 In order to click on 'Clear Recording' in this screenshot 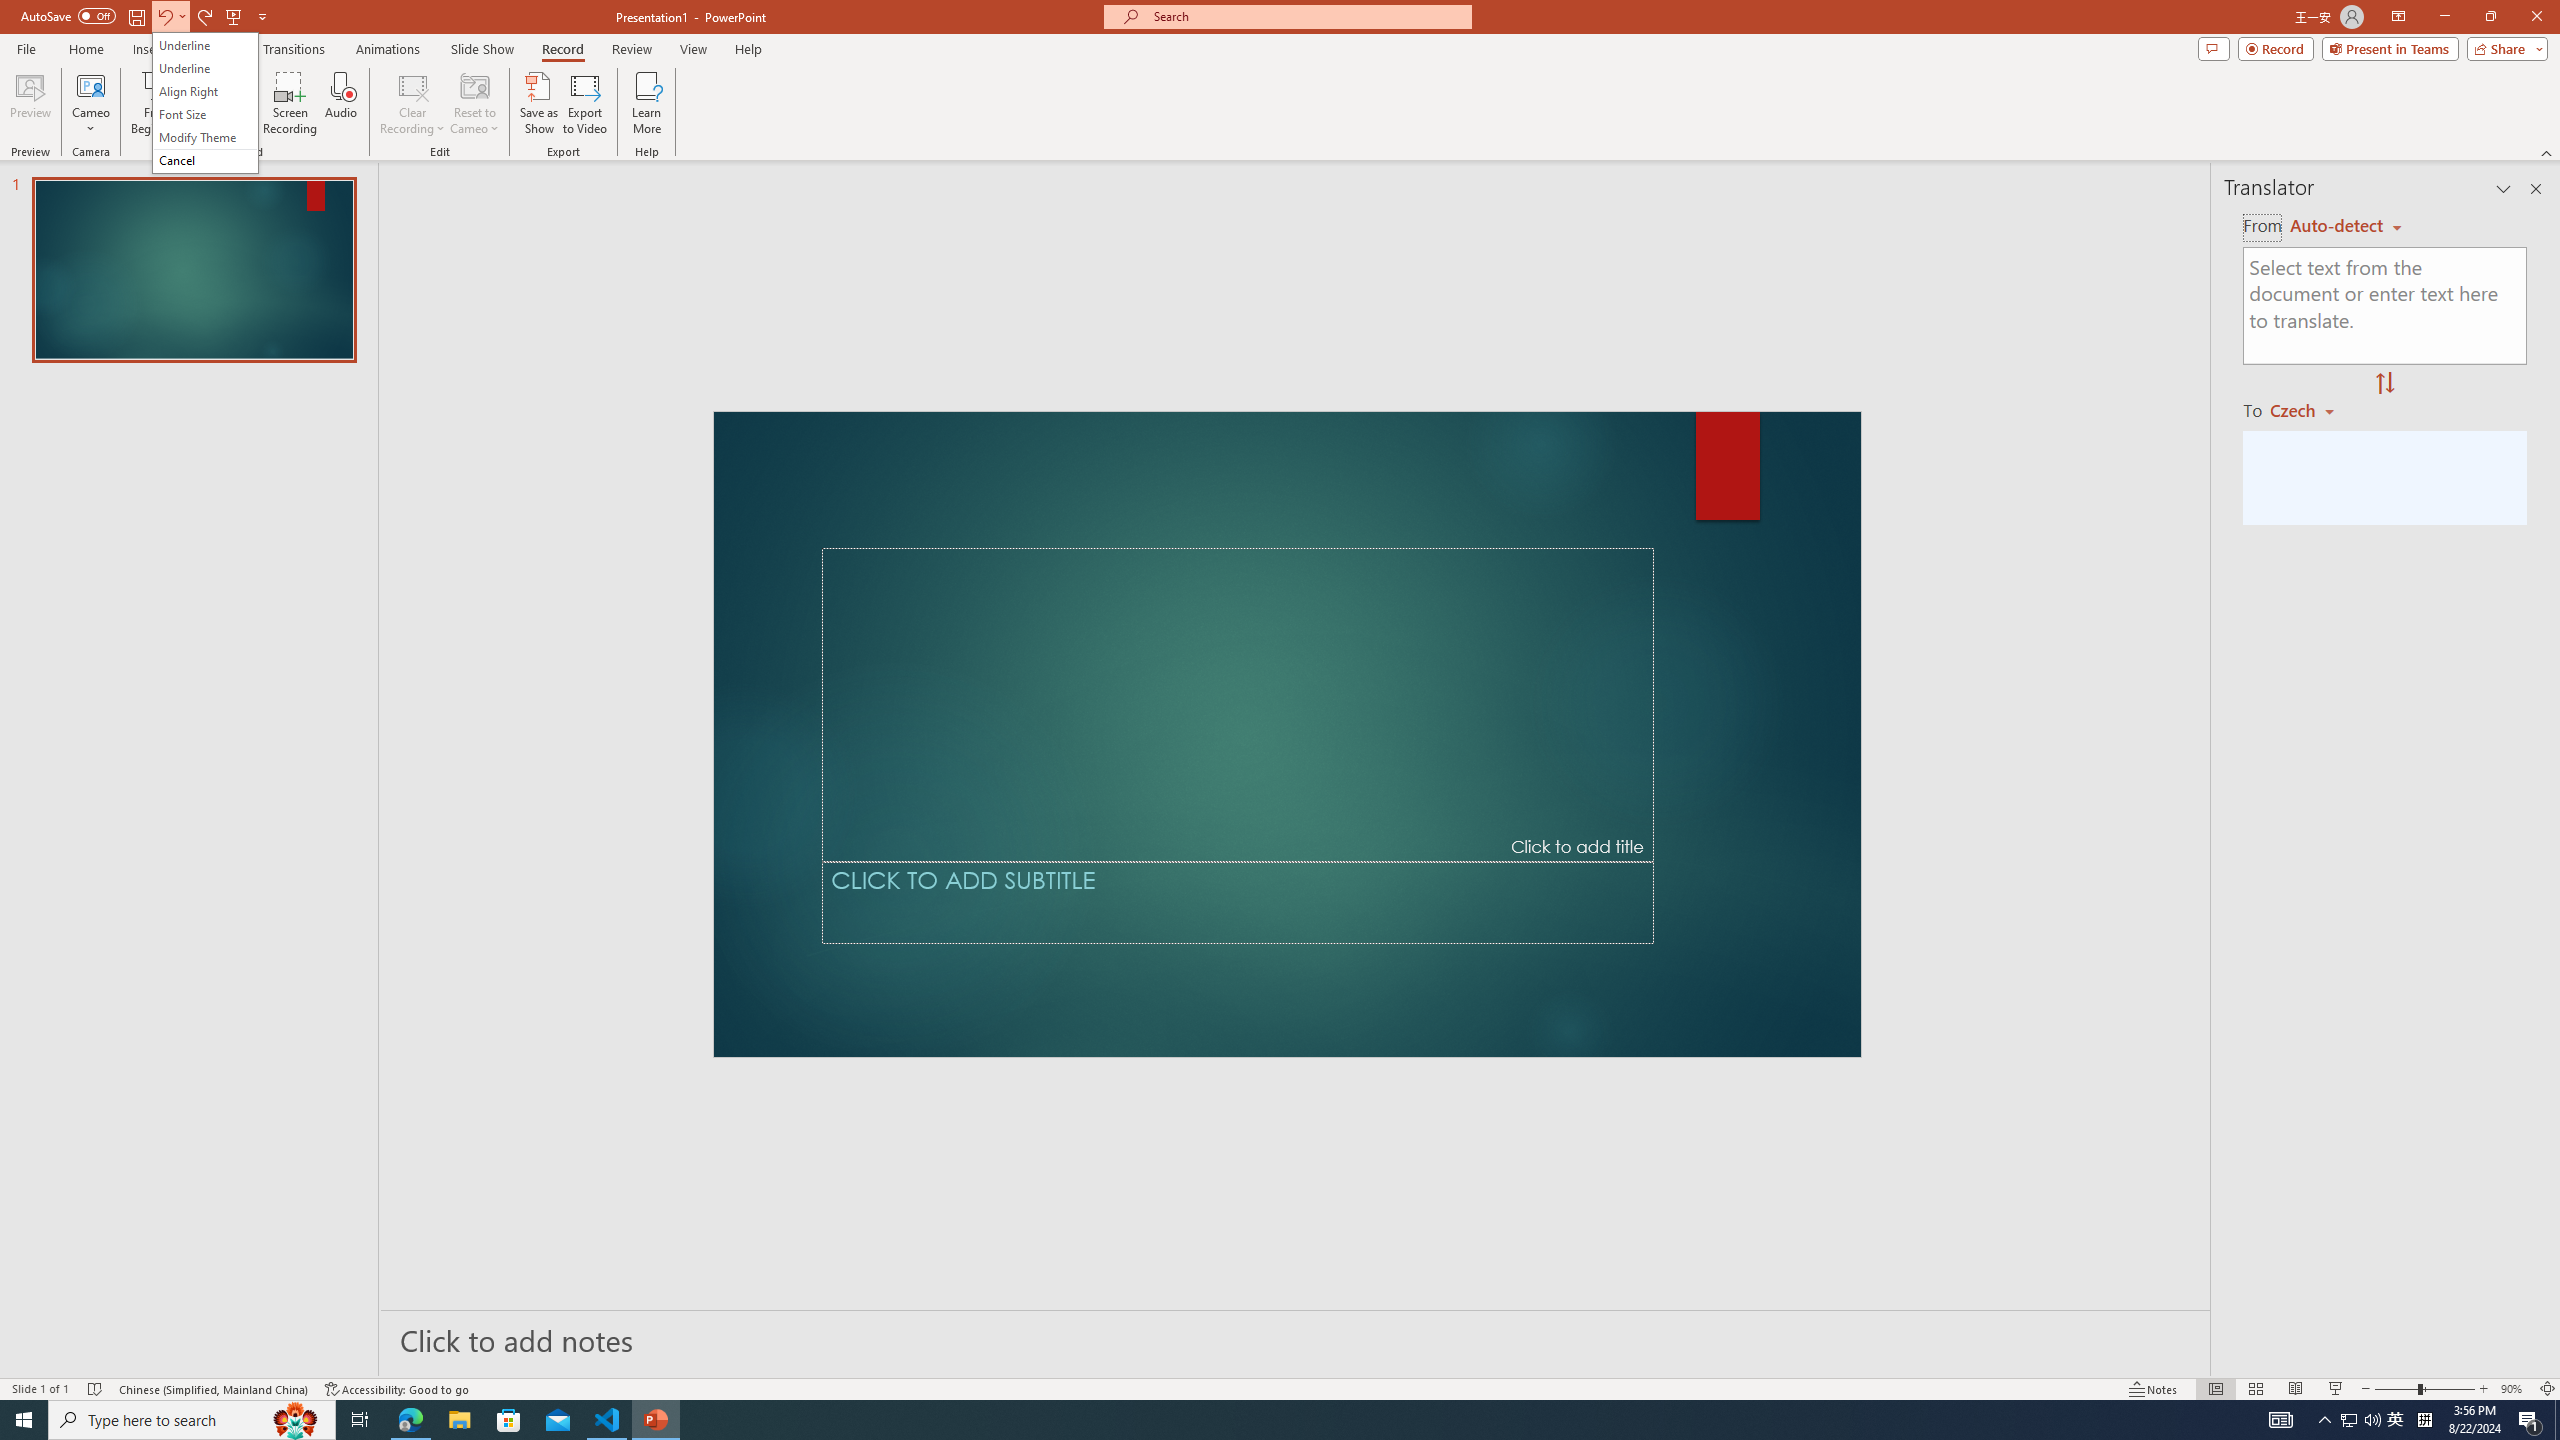, I will do `click(412, 103)`.